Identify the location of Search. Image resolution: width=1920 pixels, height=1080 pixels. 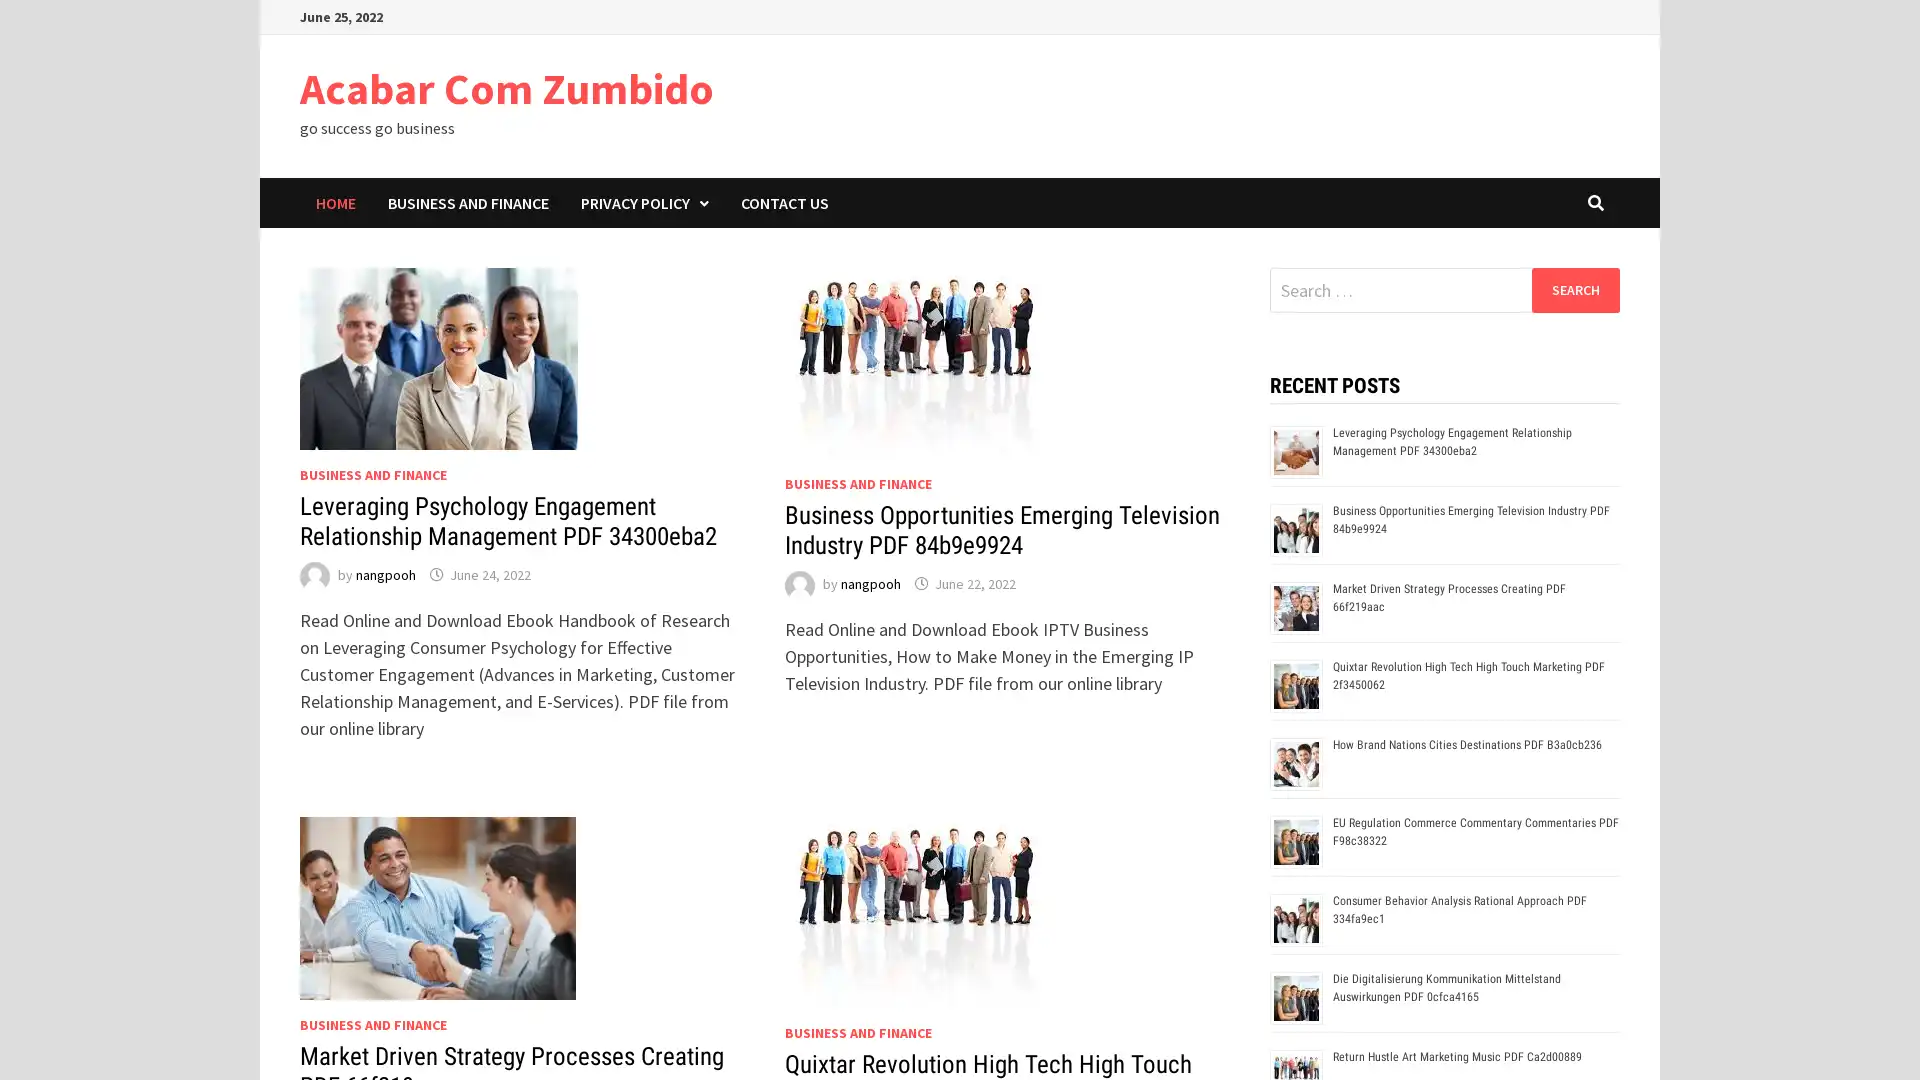
(1574, 289).